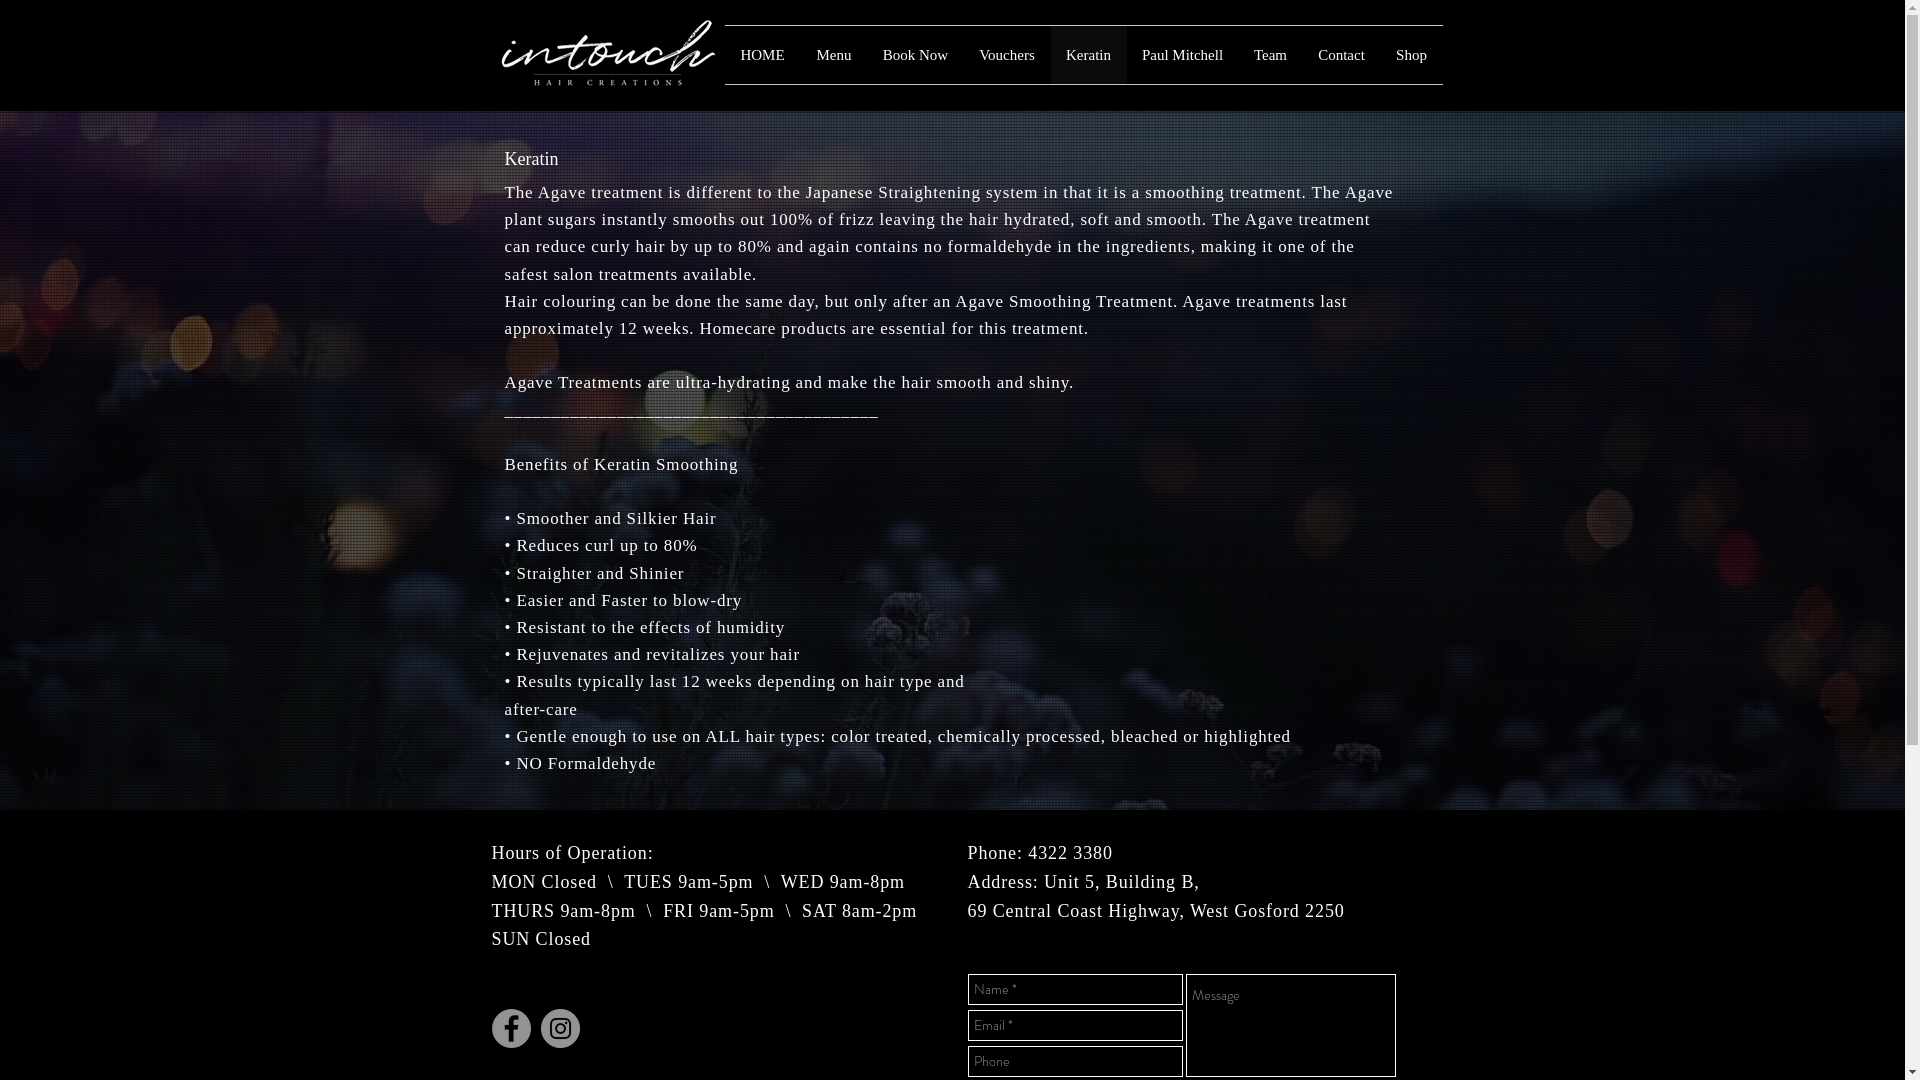 This screenshot has height=1080, width=1920. What do you see at coordinates (868, 53) in the screenshot?
I see `'Book Now'` at bounding box center [868, 53].